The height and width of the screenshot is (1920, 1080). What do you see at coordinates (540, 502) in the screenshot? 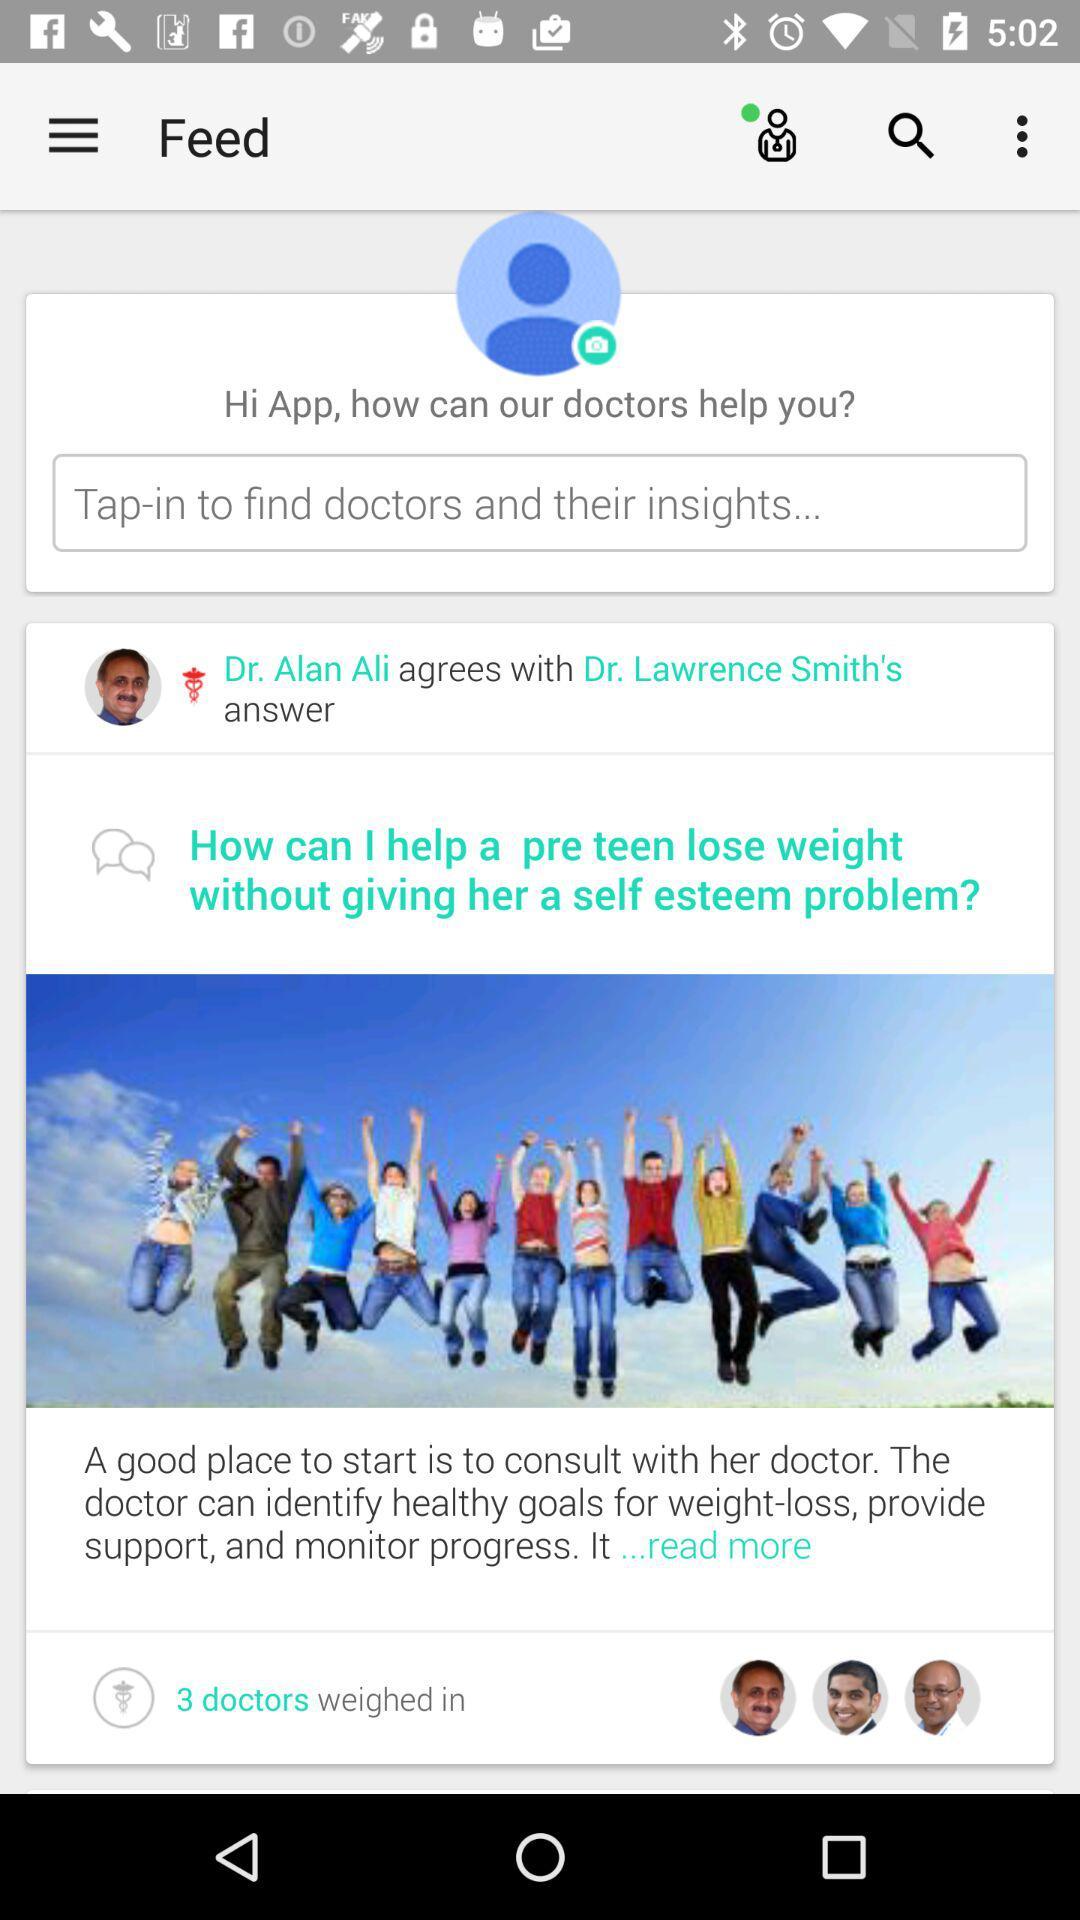
I see `item above the dr alan ali item` at bounding box center [540, 502].